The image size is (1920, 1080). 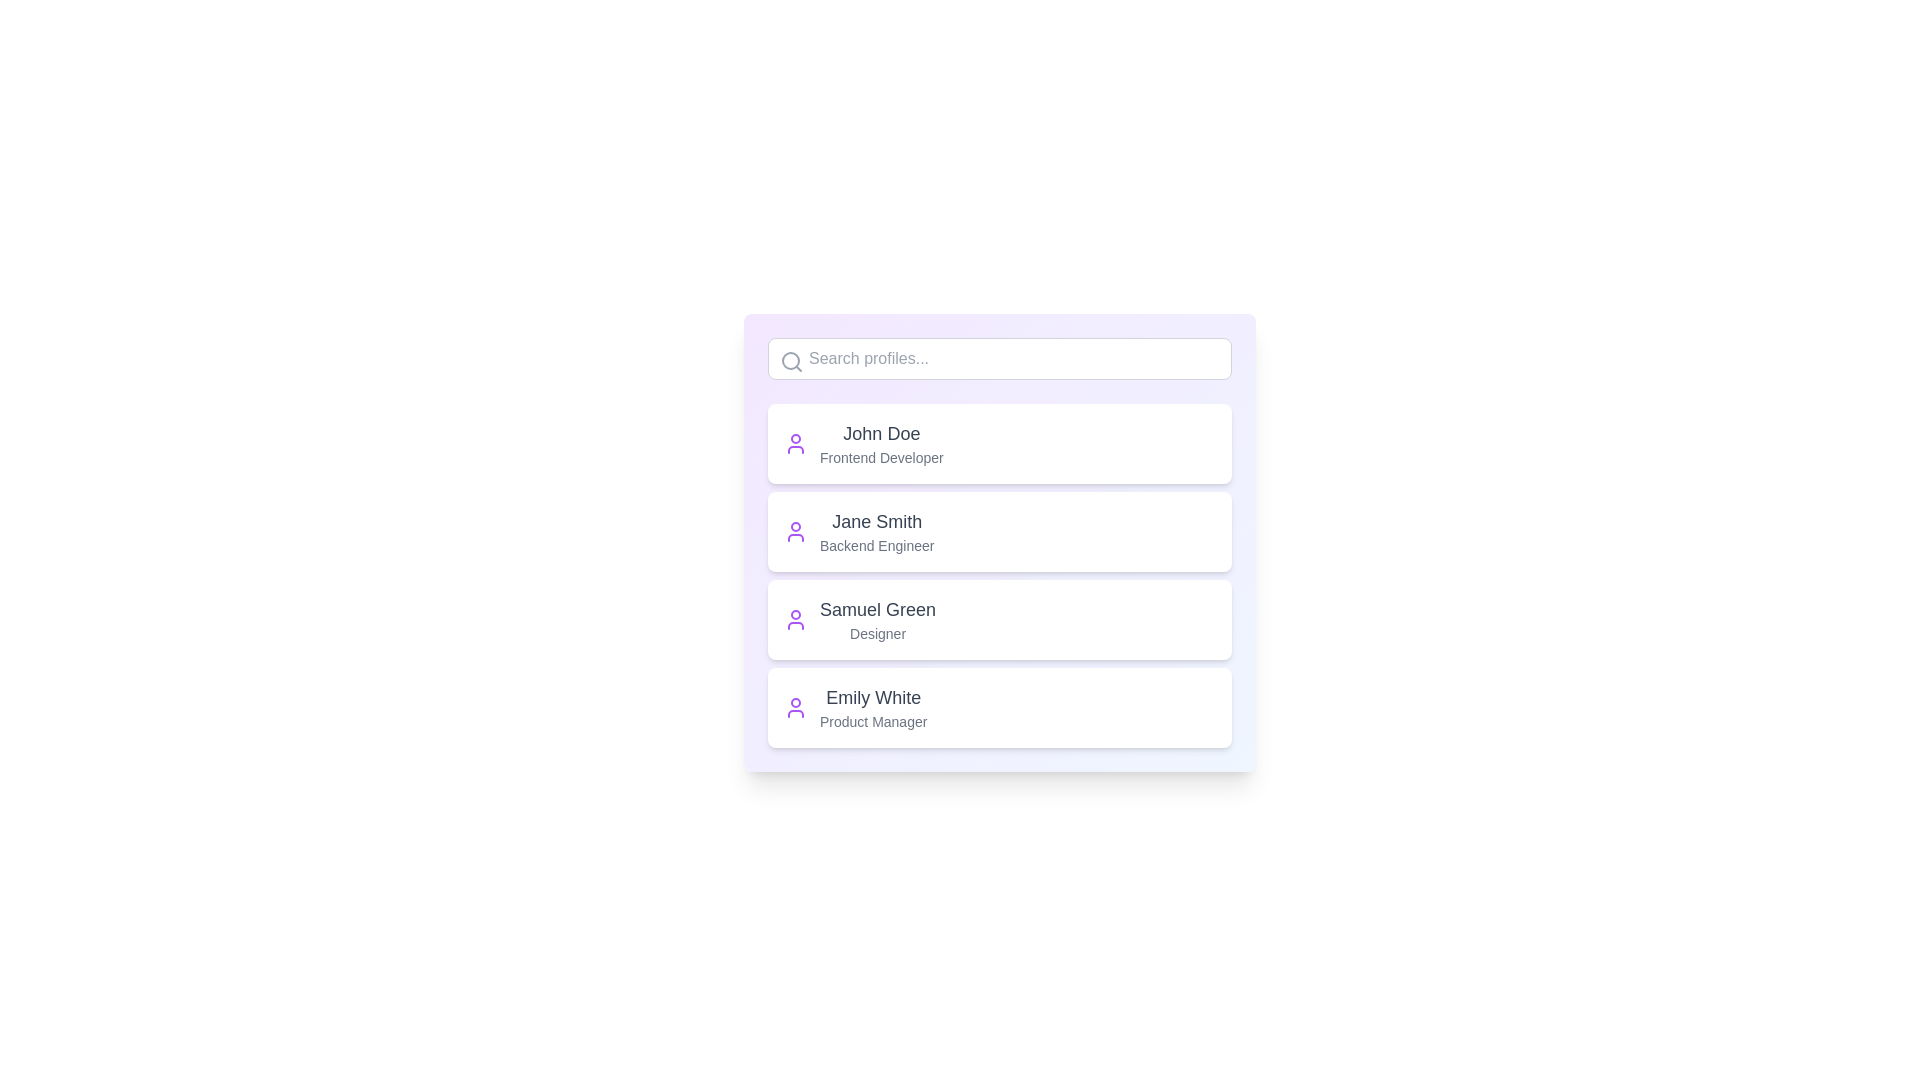 What do you see at coordinates (999, 707) in the screenshot?
I see `the Profile card for 'Emily White', which features her name in bold and the role 'Product Manager' beneath it` at bounding box center [999, 707].